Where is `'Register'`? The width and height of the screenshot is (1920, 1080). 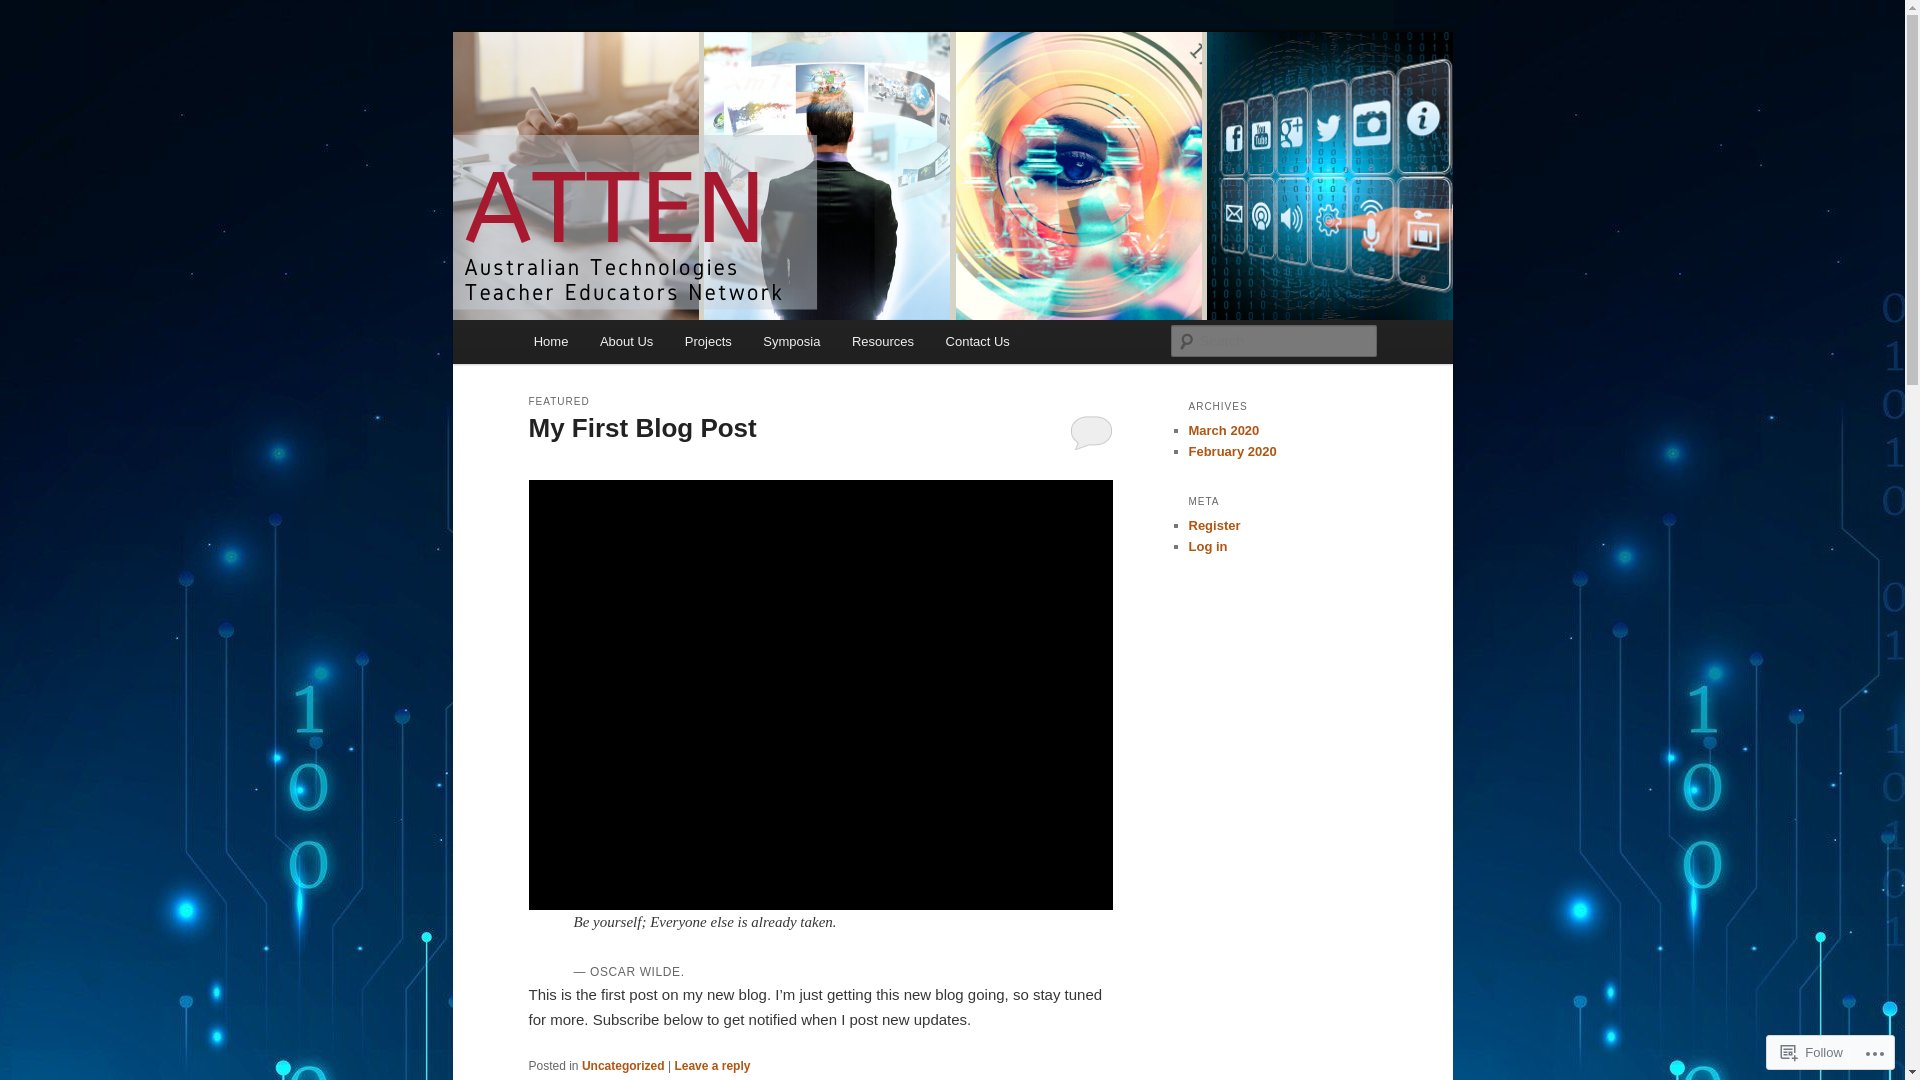
'Register' is located at coordinates (1213, 524).